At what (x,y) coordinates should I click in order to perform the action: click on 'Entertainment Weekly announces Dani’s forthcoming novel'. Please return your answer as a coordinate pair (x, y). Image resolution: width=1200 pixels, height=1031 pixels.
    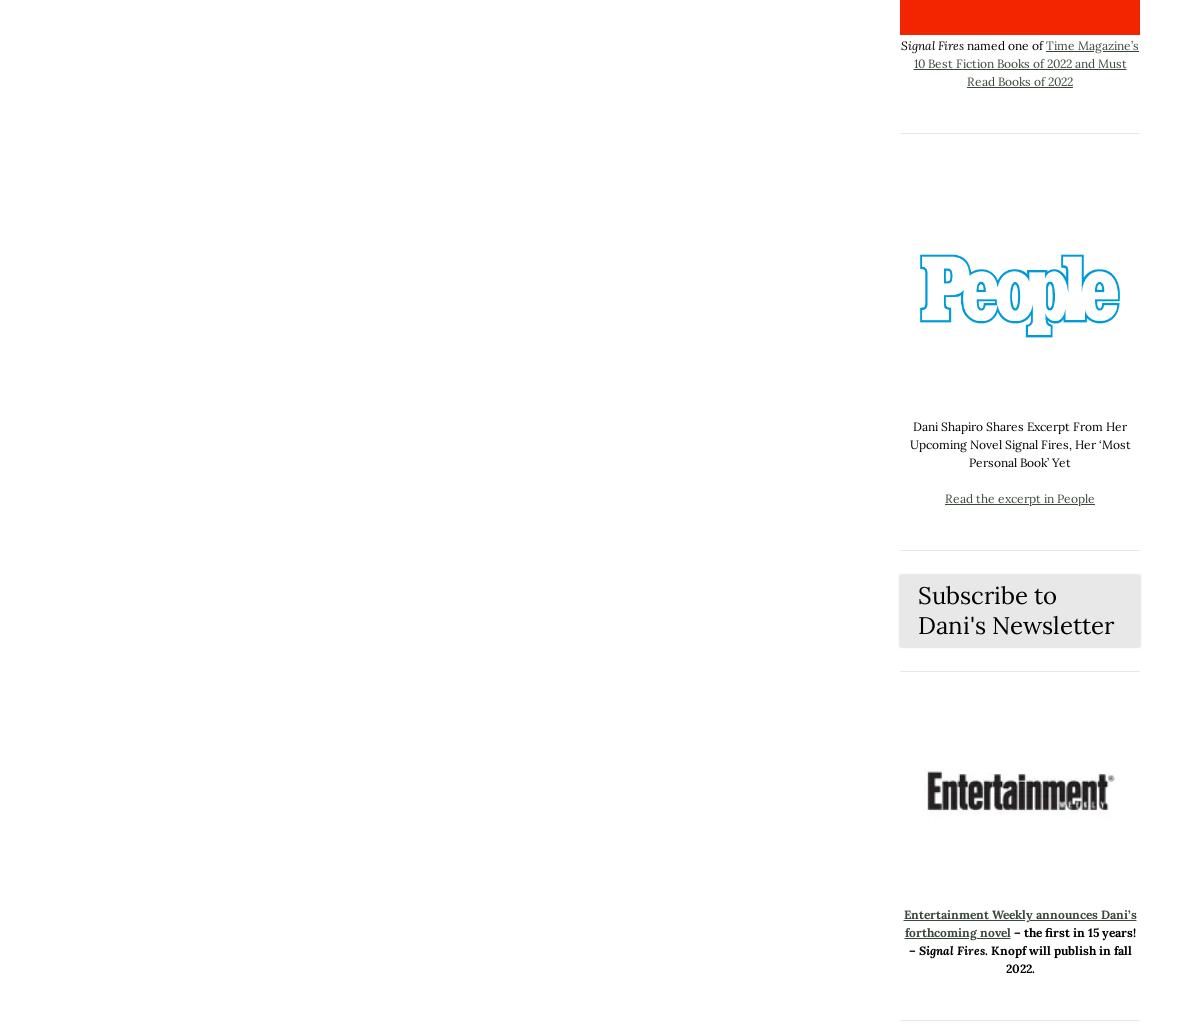
    Looking at the image, I should click on (1019, 923).